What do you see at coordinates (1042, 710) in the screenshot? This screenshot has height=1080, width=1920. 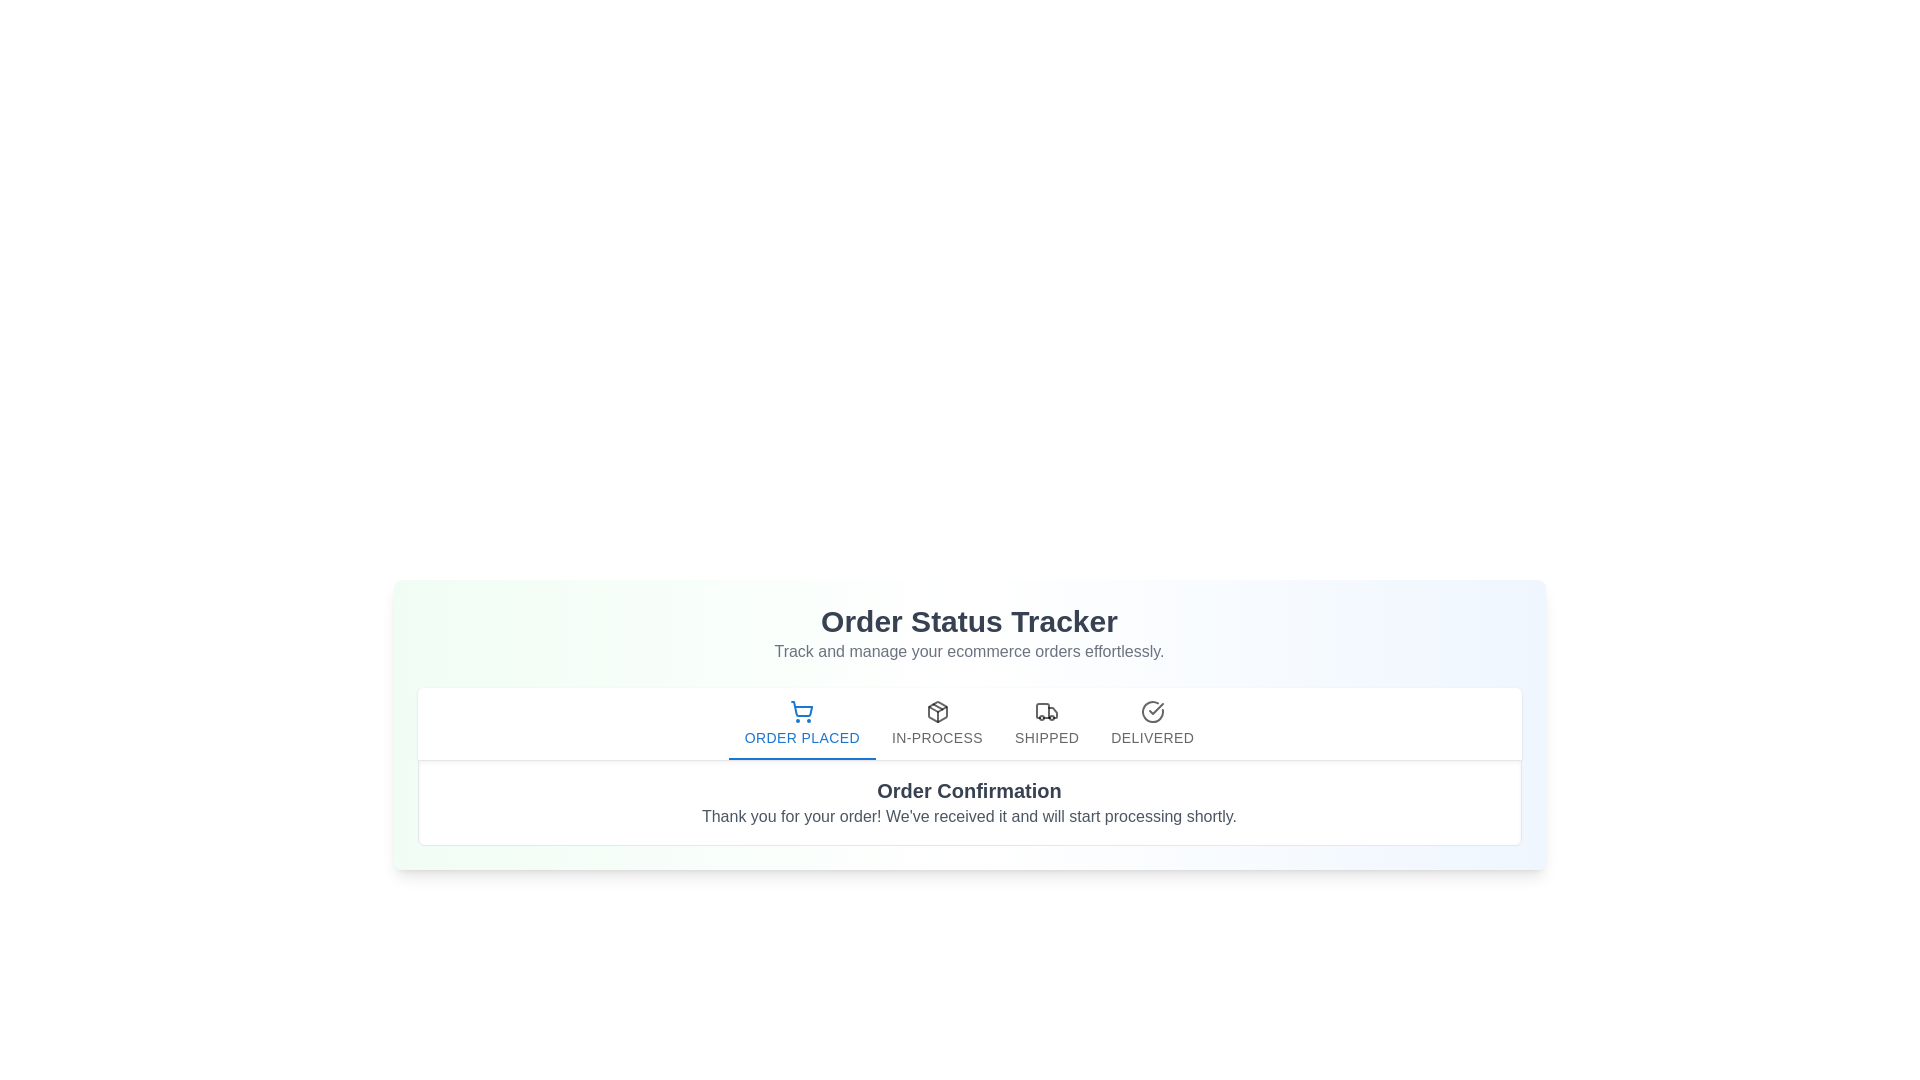 I see `the 'Shipped' status icon in the order tracking interface, which is located between the 'In-Process' and 'Delivered' statuses` at bounding box center [1042, 710].